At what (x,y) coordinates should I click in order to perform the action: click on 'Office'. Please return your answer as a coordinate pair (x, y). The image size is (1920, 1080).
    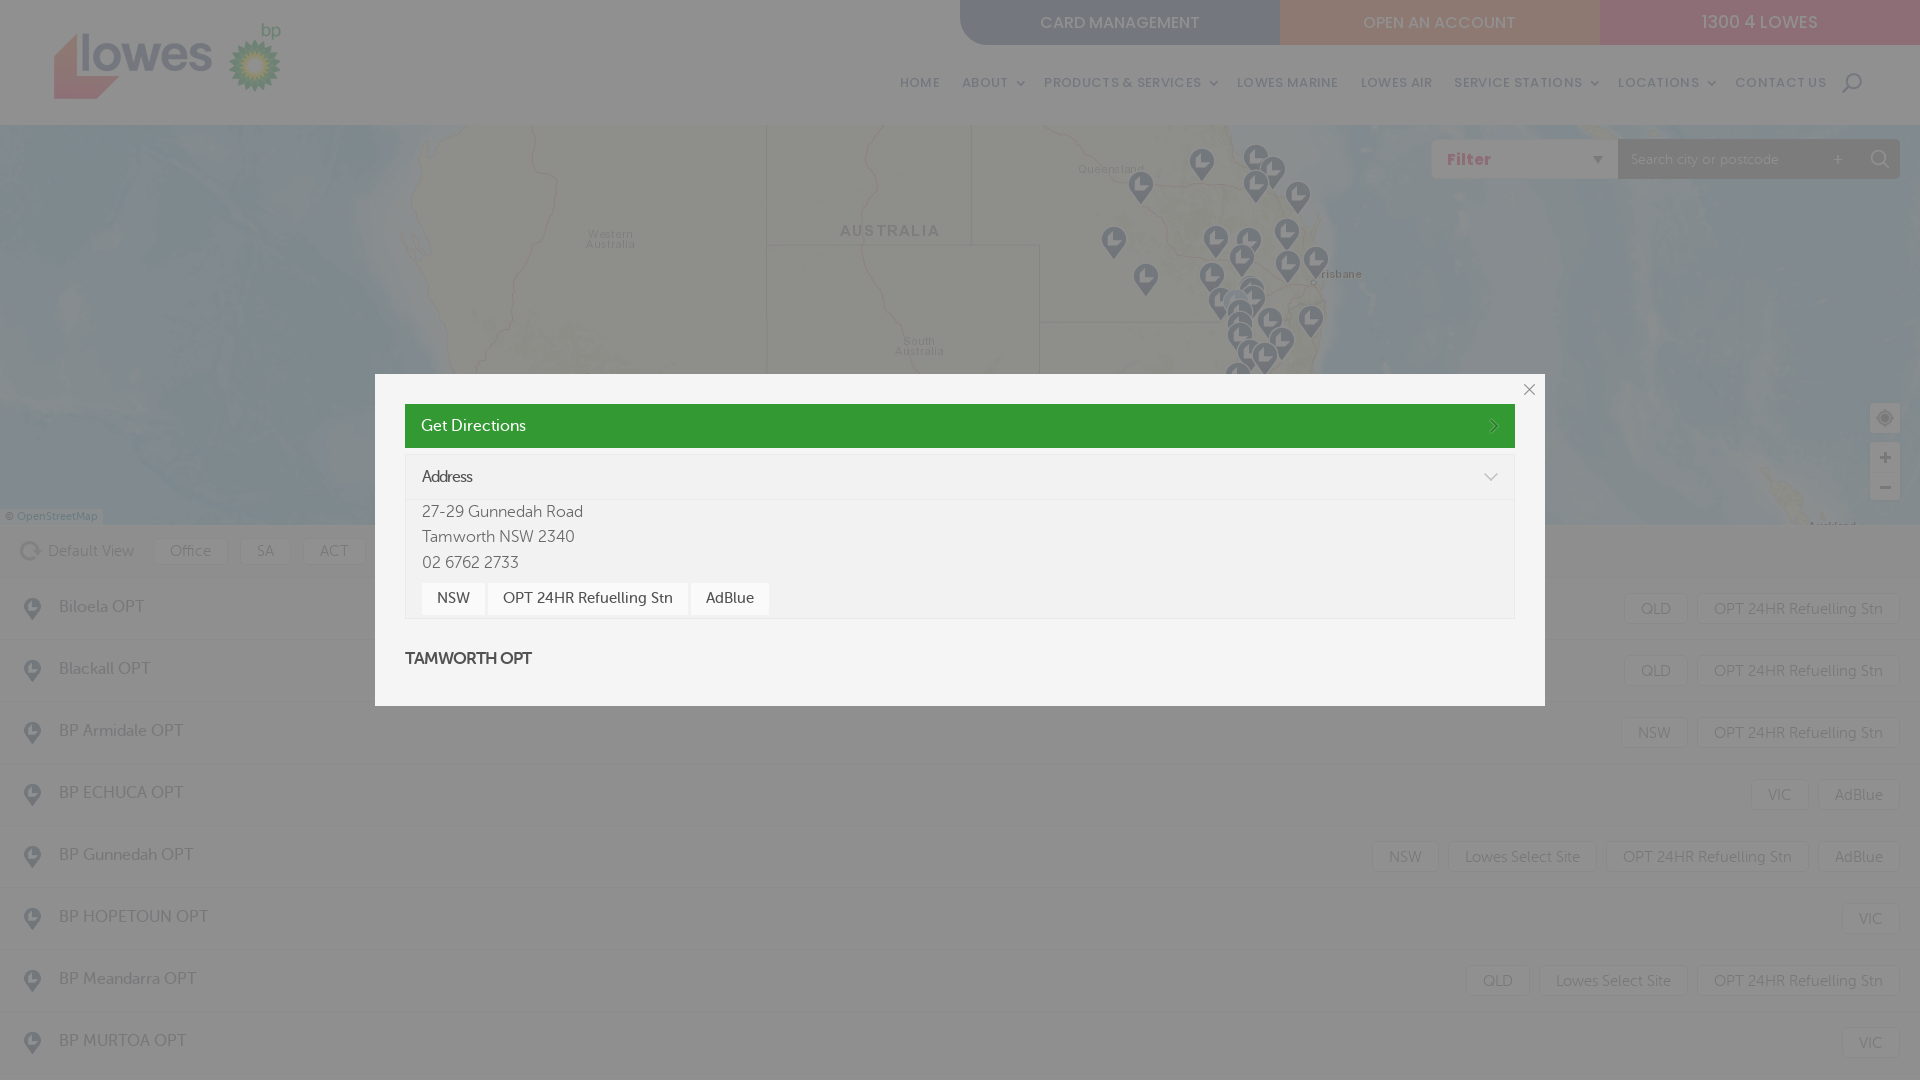
    Looking at the image, I should click on (190, 551).